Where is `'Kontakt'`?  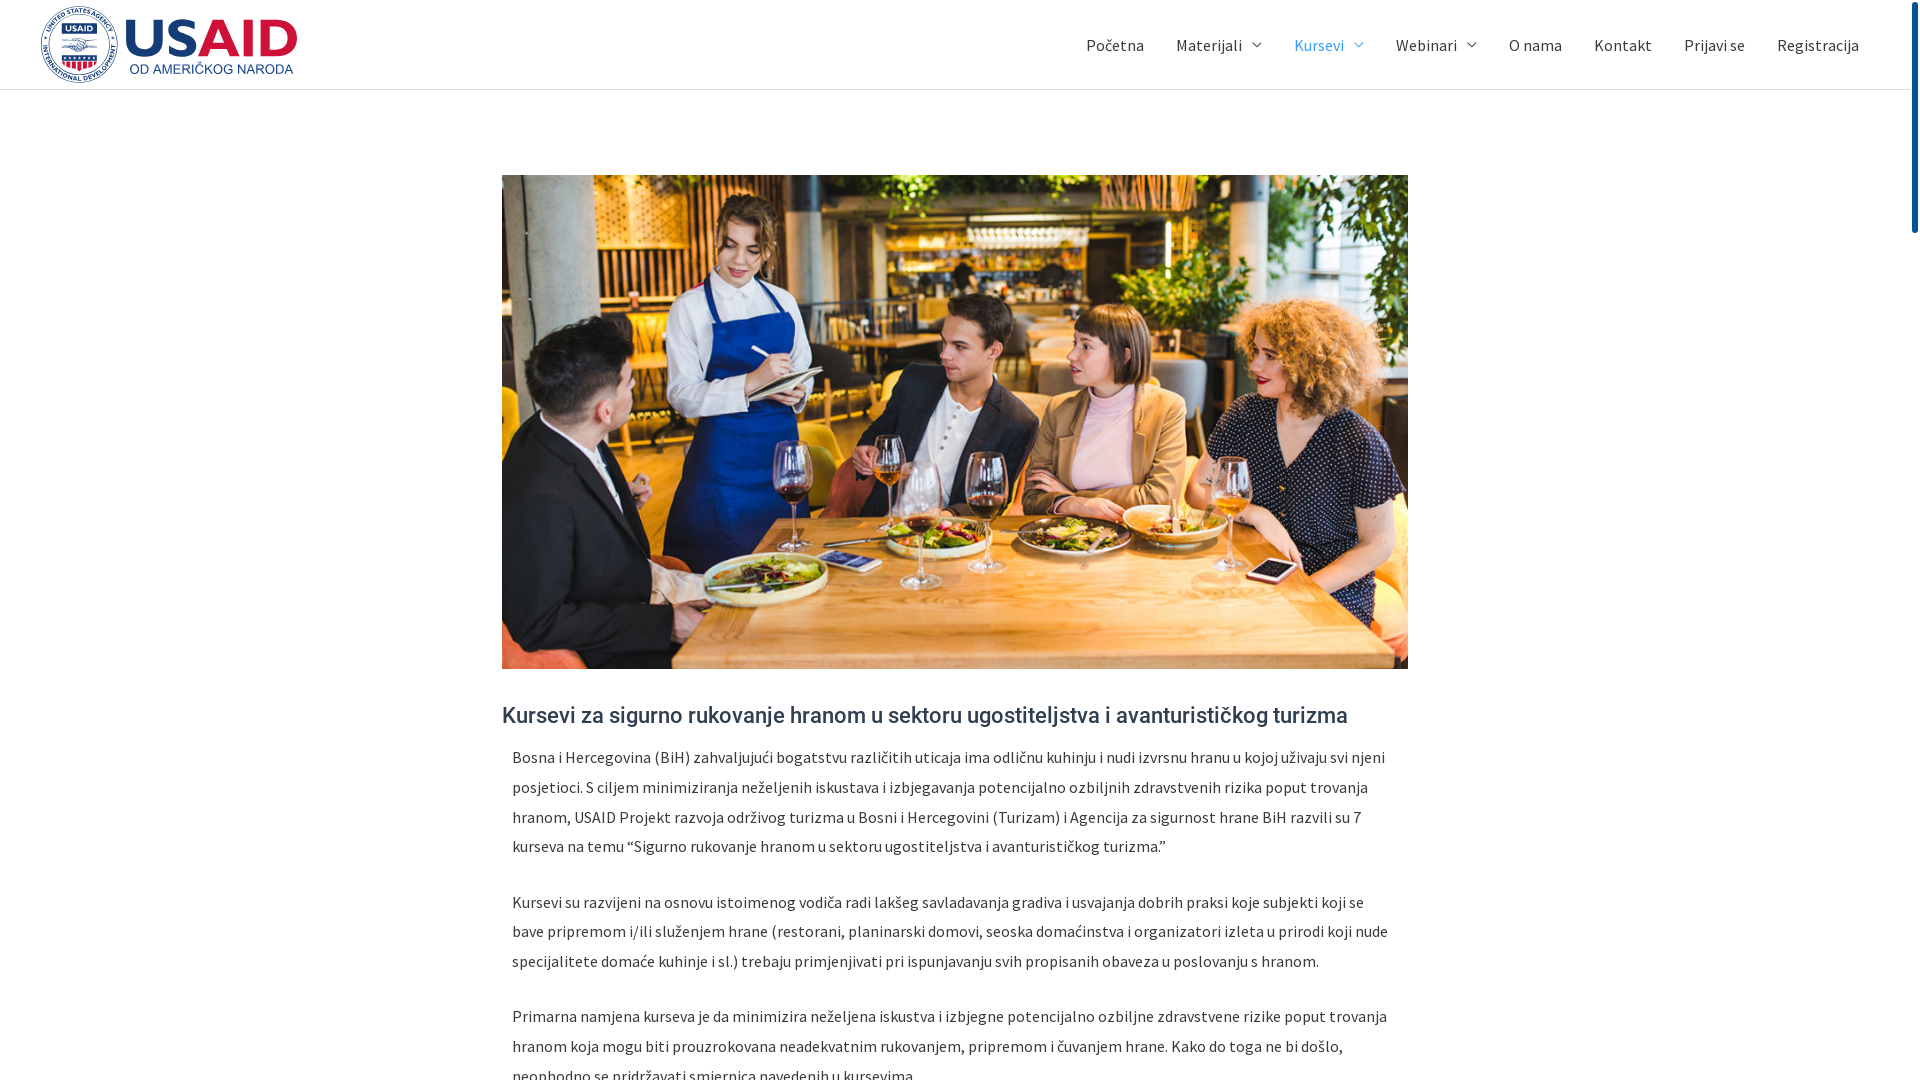 'Kontakt' is located at coordinates (1622, 43).